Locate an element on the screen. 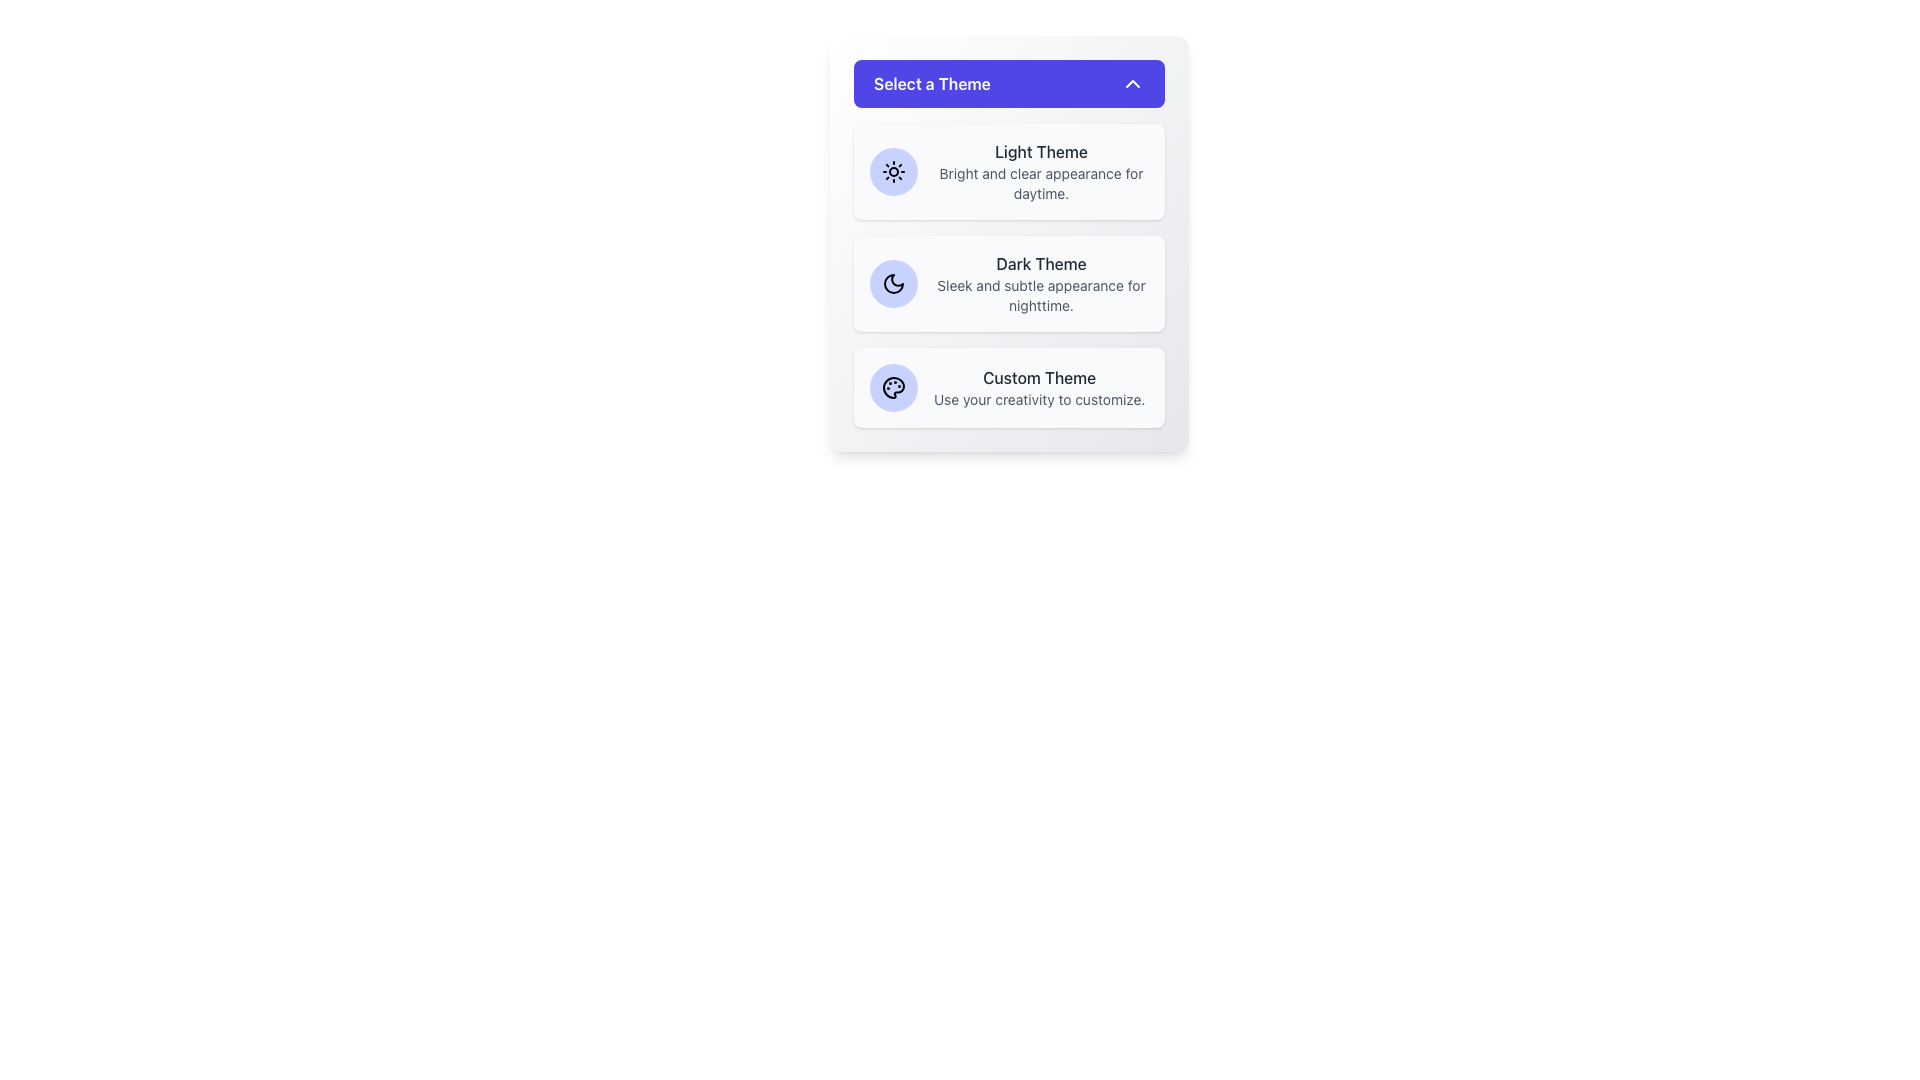 The height and width of the screenshot is (1080, 1920). the descriptive text element that reads 'Bright and clear appearance for daytime.' positioned below the 'Light Theme' header is located at coordinates (1040, 184).